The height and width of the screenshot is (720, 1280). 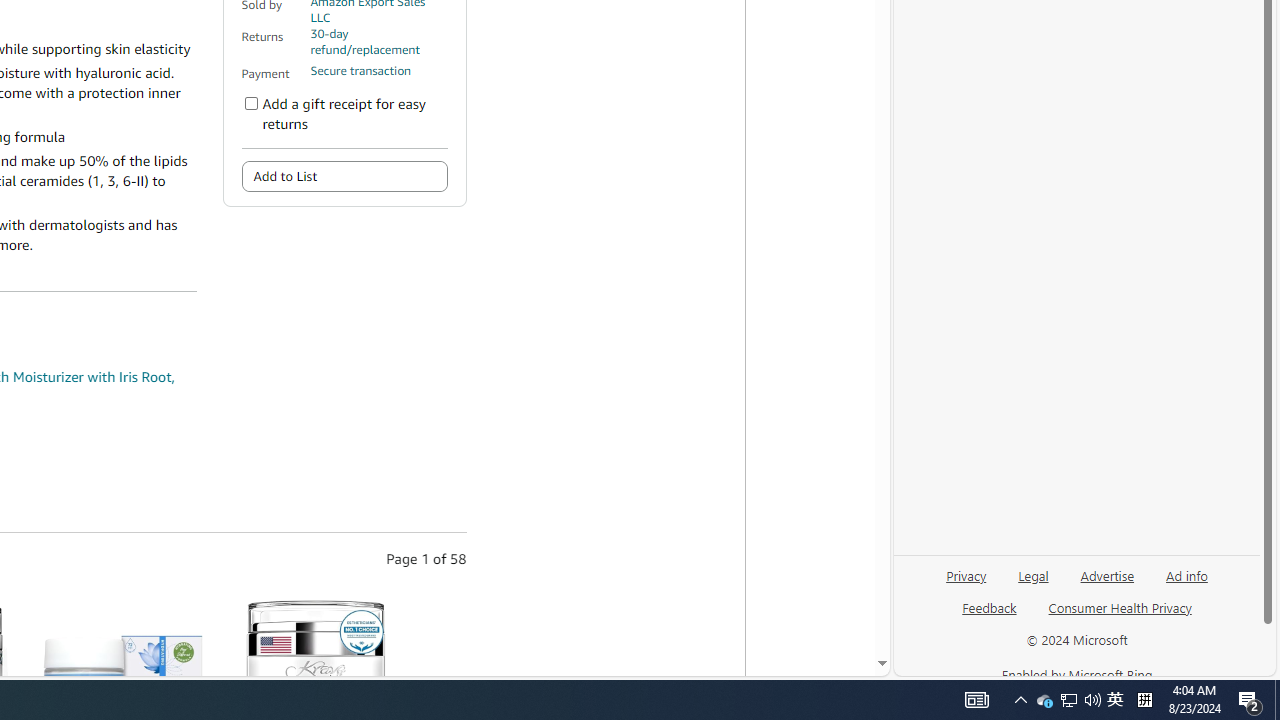 What do you see at coordinates (378, 42) in the screenshot?
I see `'30-day refund/replacement'` at bounding box center [378, 42].